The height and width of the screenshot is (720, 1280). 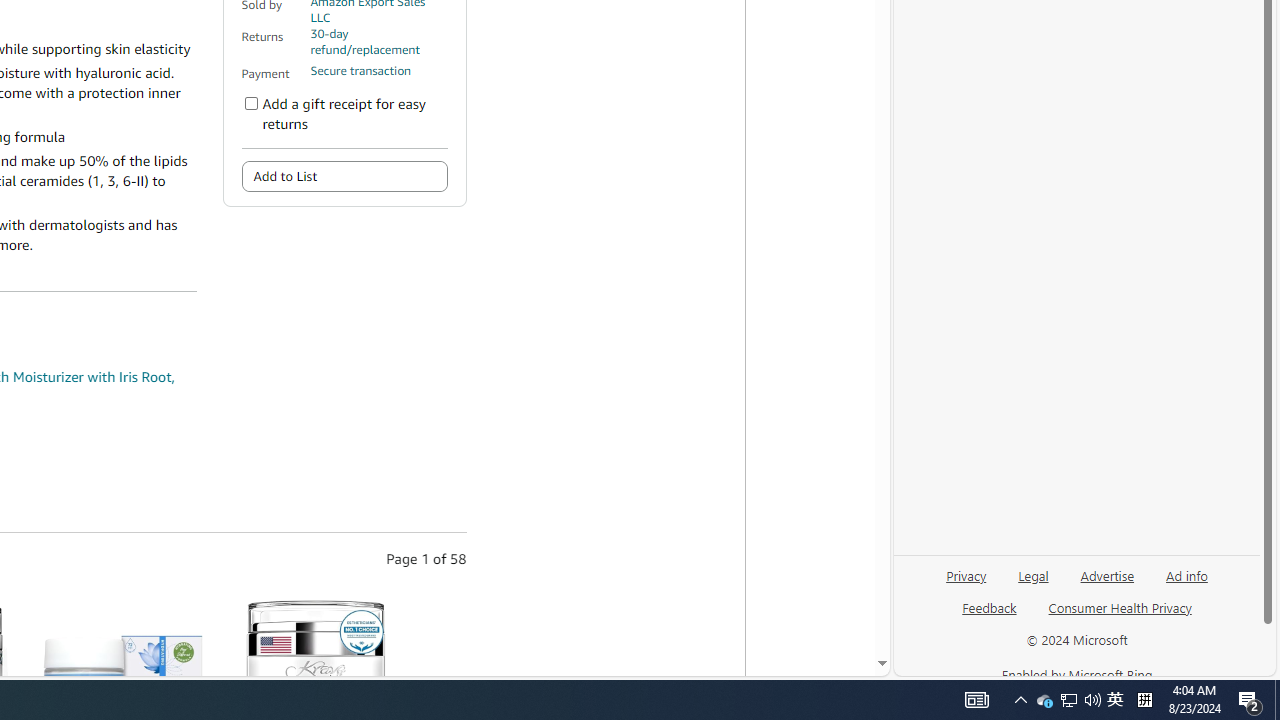 What do you see at coordinates (378, 42) in the screenshot?
I see `'30-day refund/replacement'` at bounding box center [378, 42].